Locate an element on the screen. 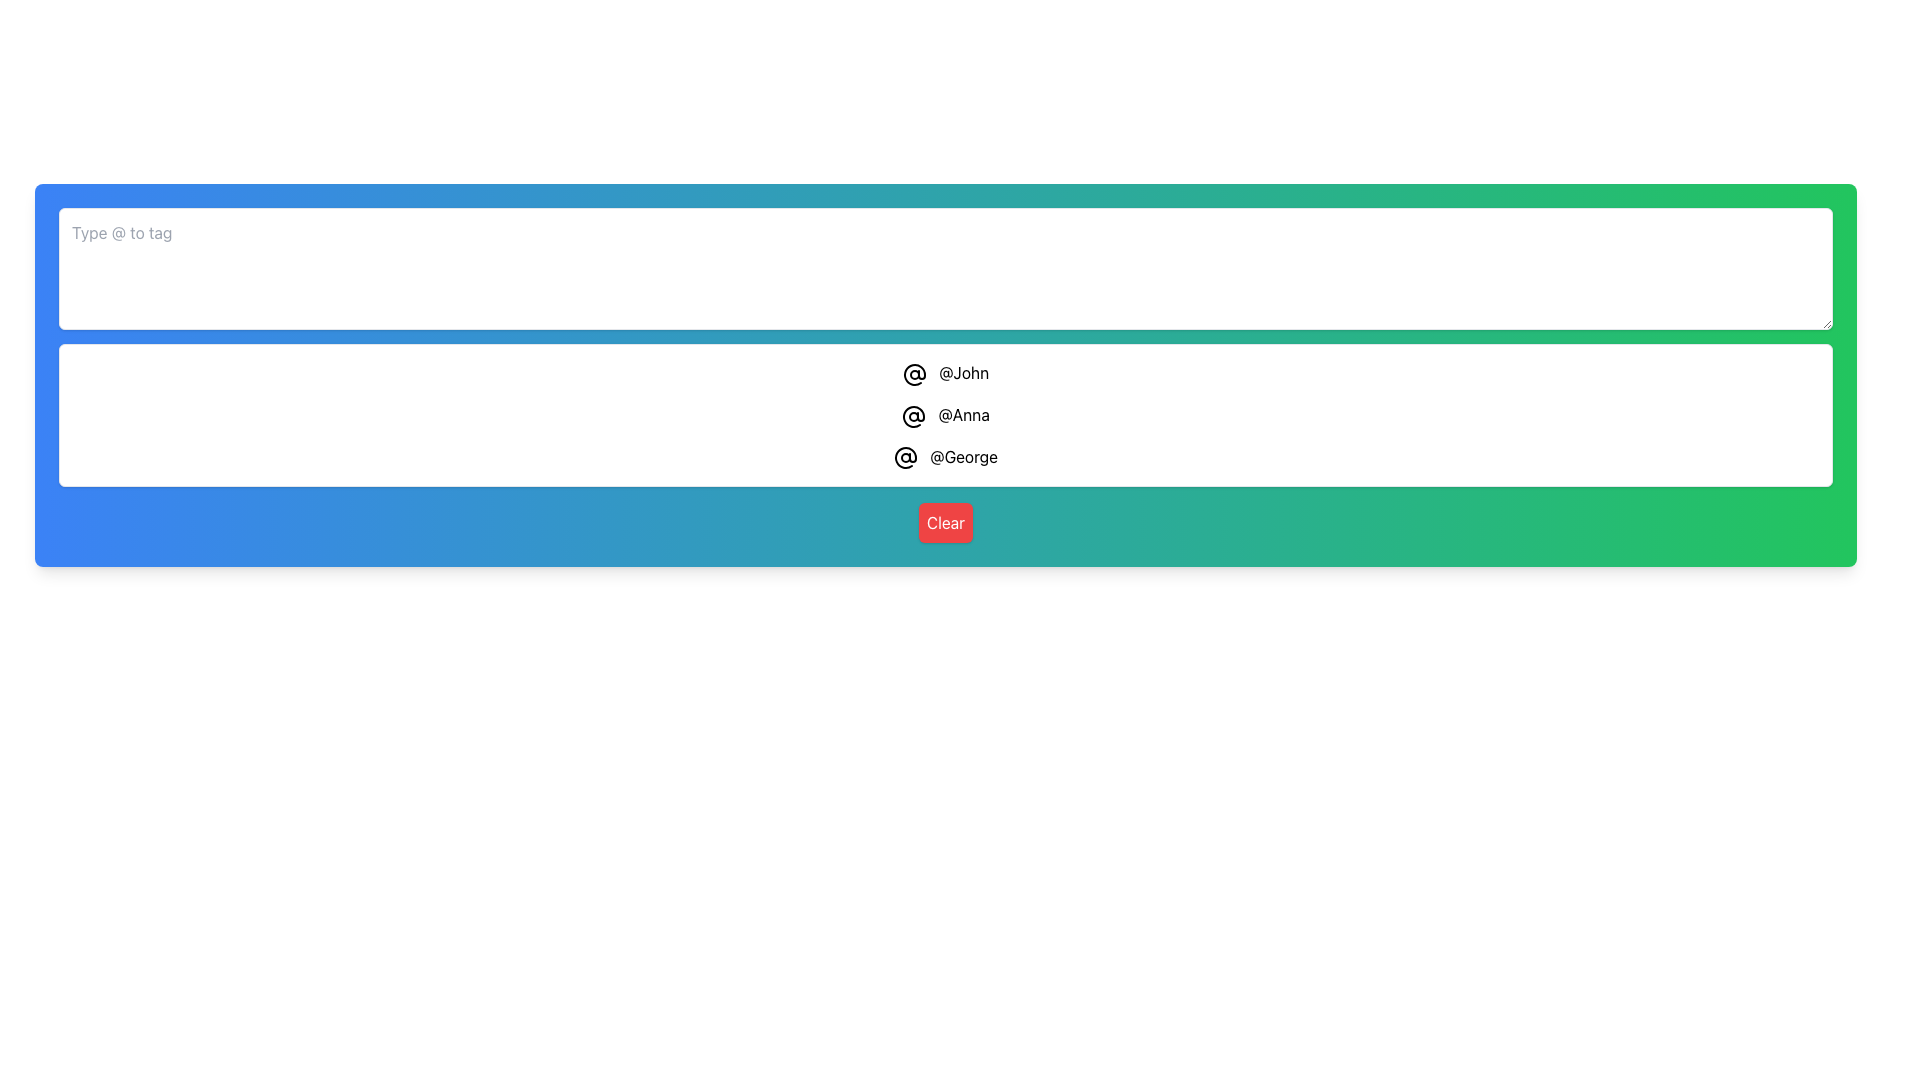 This screenshot has height=1080, width=1920. the clickable username display '@George' which is the third item in the list of usernames is located at coordinates (944, 456).